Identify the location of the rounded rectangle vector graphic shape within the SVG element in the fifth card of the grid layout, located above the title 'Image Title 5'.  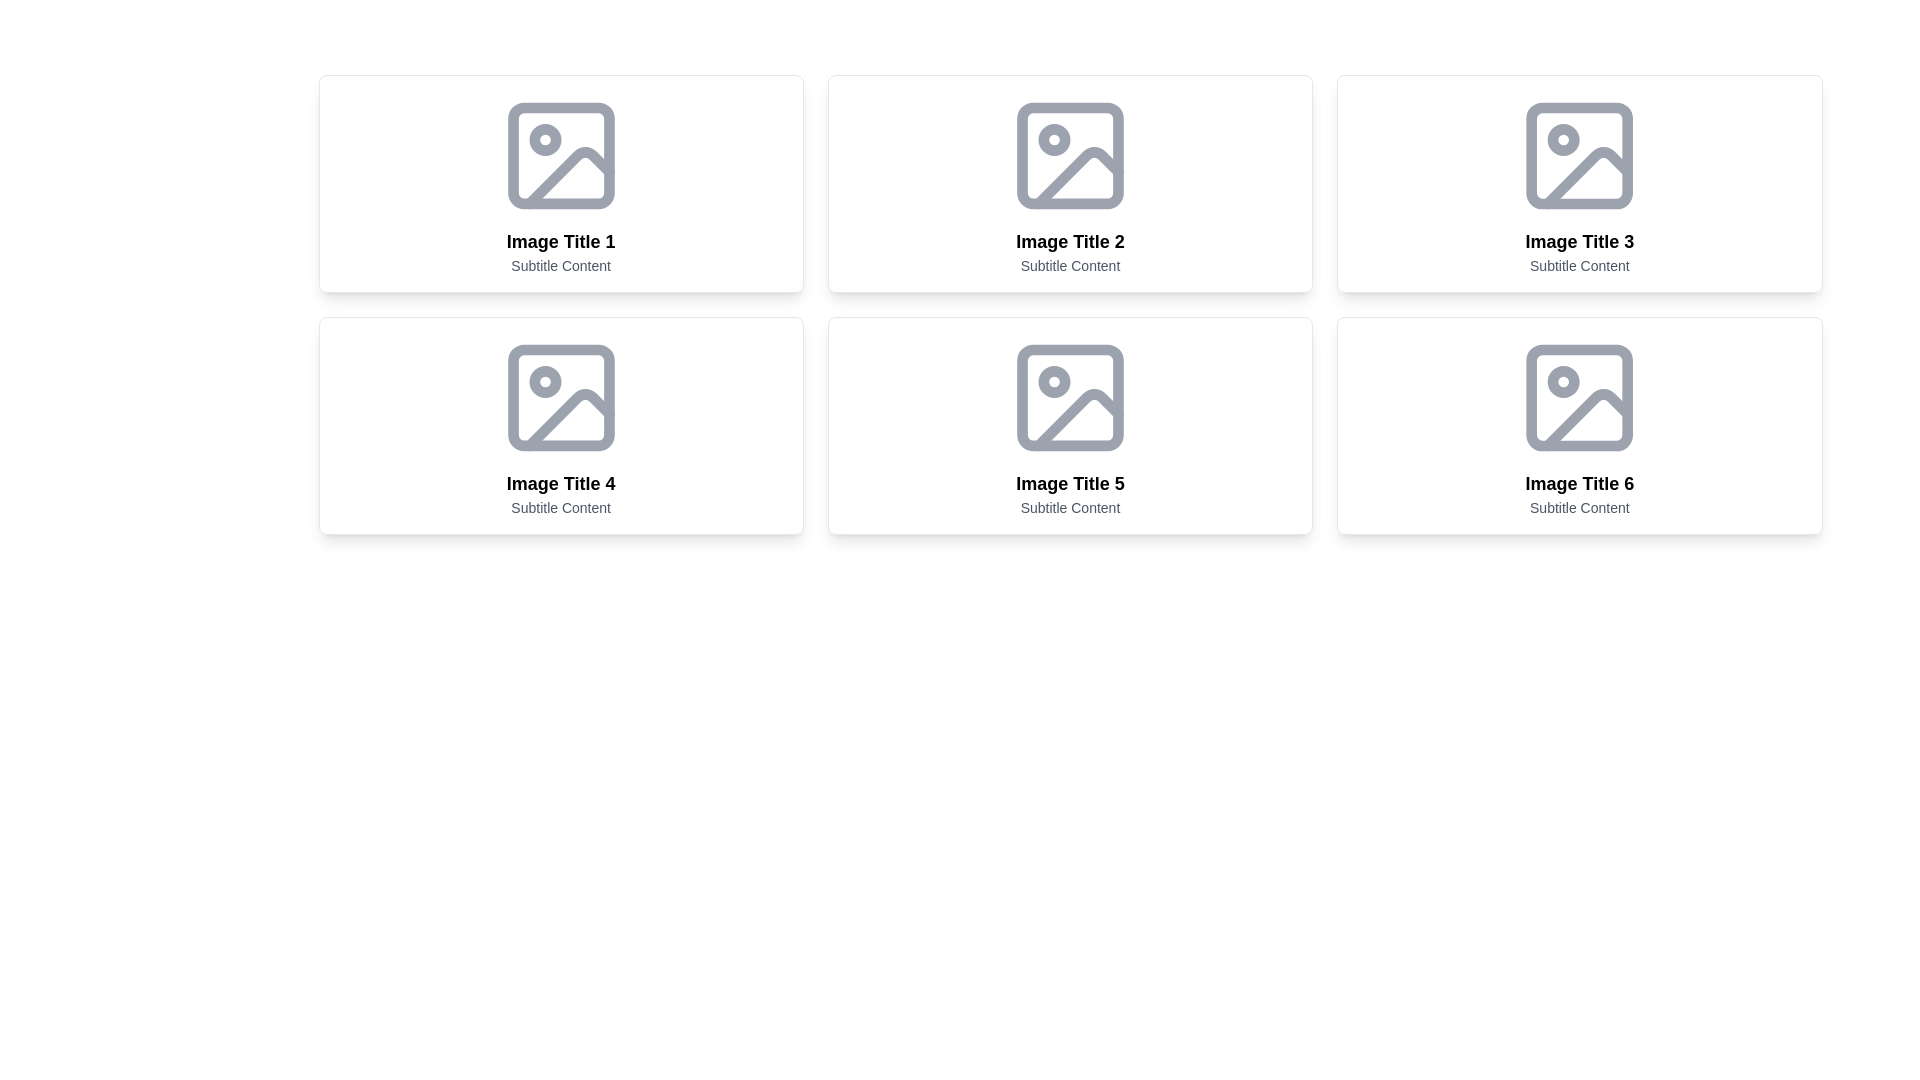
(1069, 397).